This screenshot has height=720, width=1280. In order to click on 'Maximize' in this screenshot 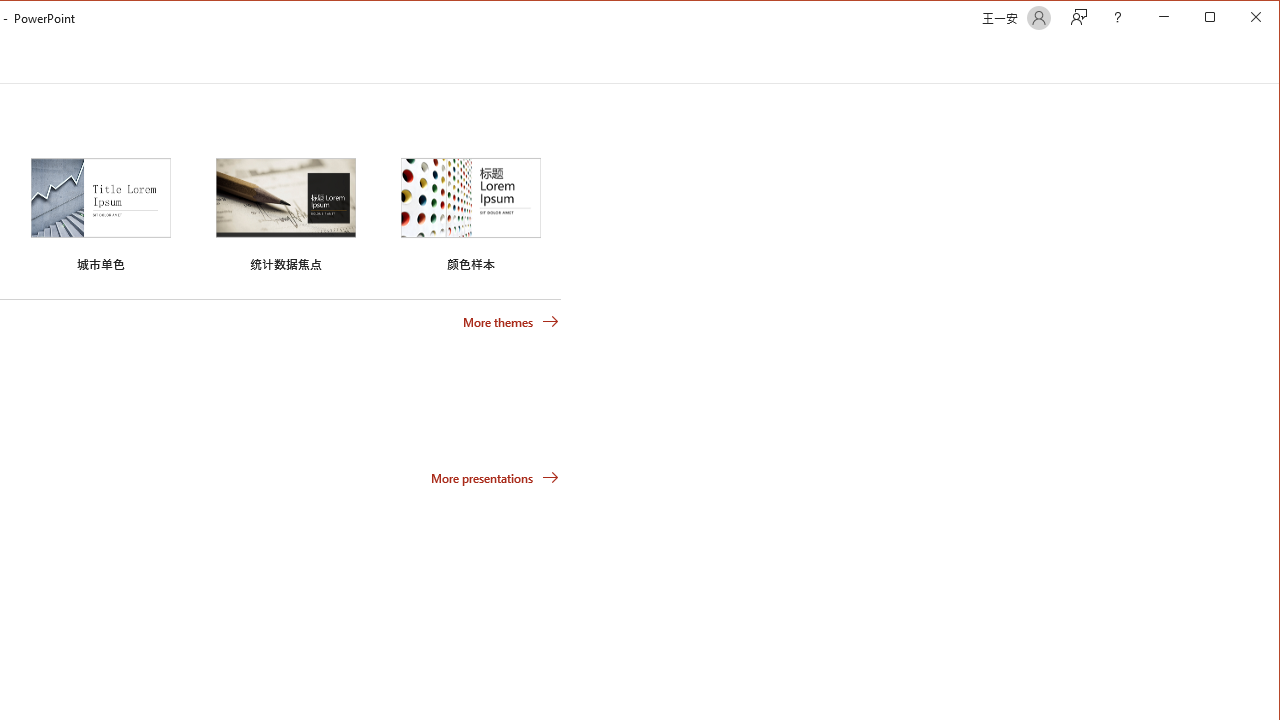, I will do `click(1238, 19)`.